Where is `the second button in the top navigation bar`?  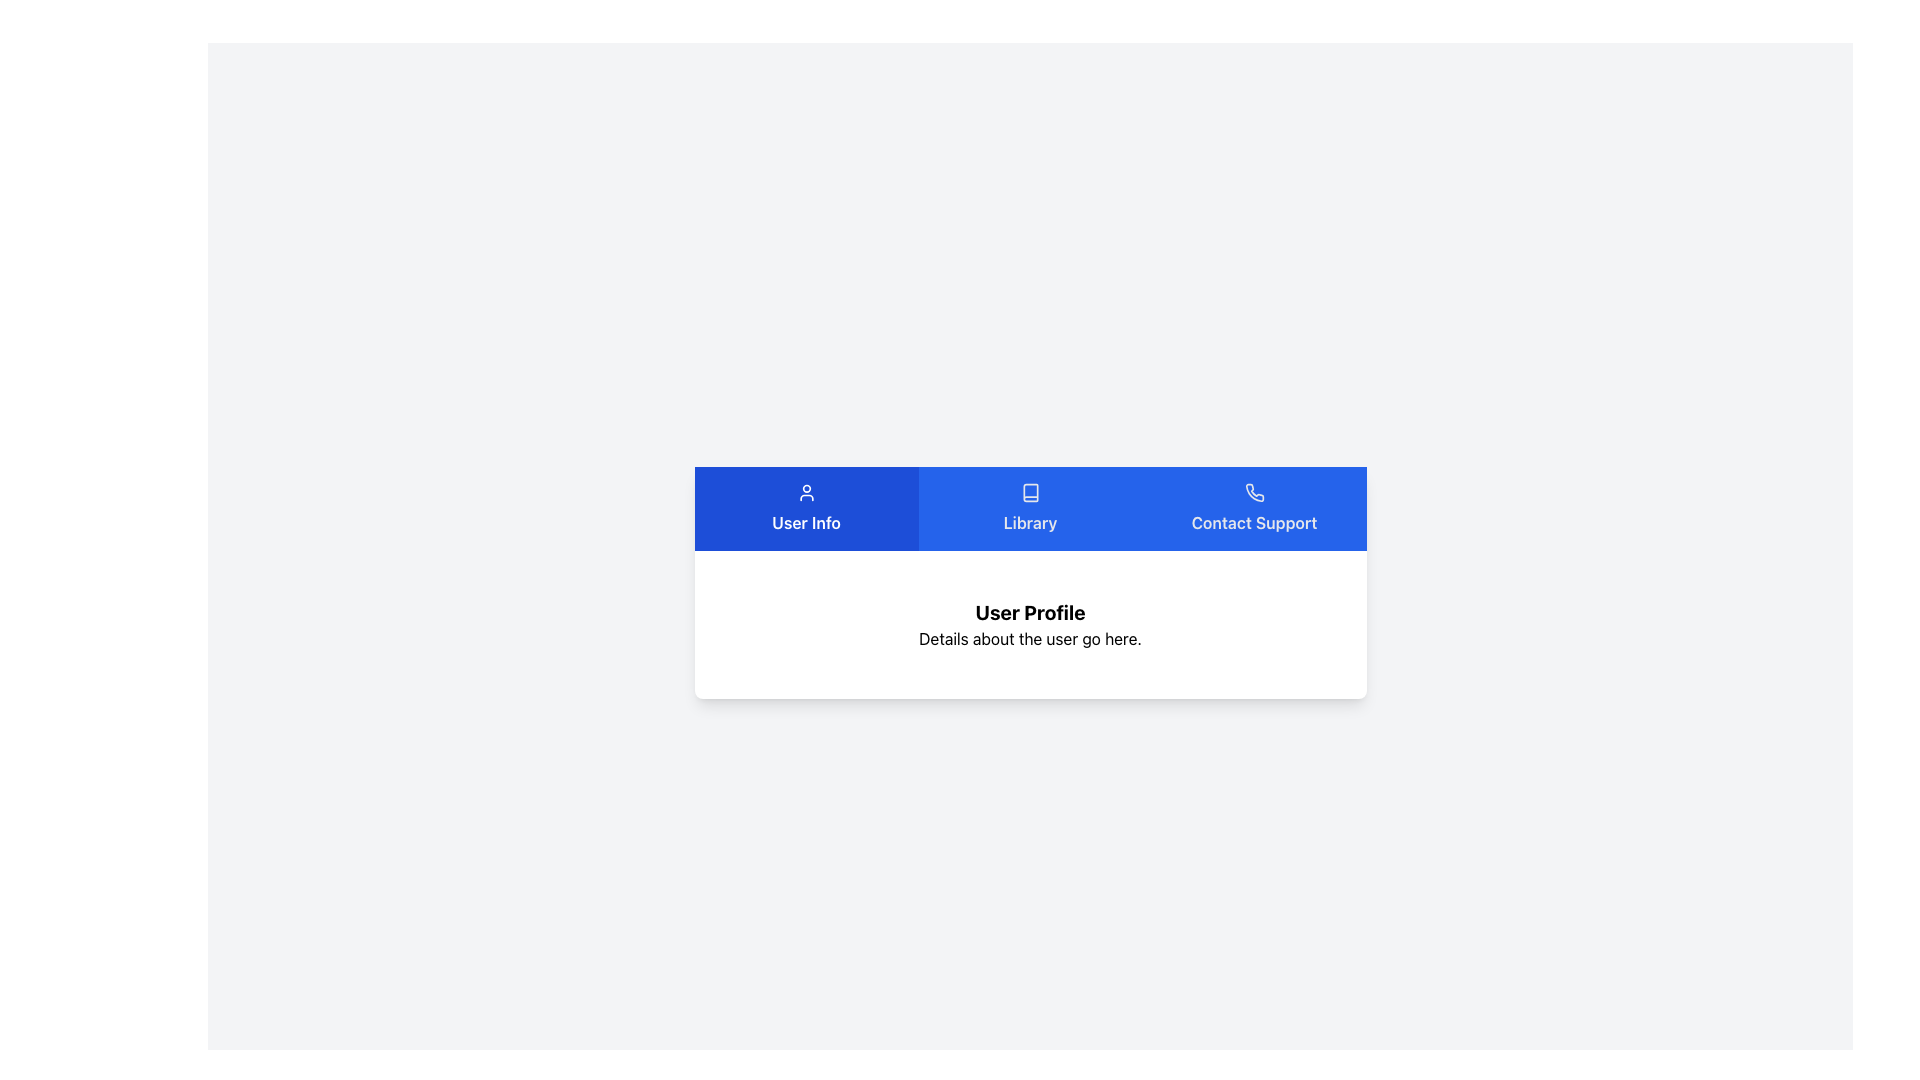 the second button in the top navigation bar is located at coordinates (1030, 508).